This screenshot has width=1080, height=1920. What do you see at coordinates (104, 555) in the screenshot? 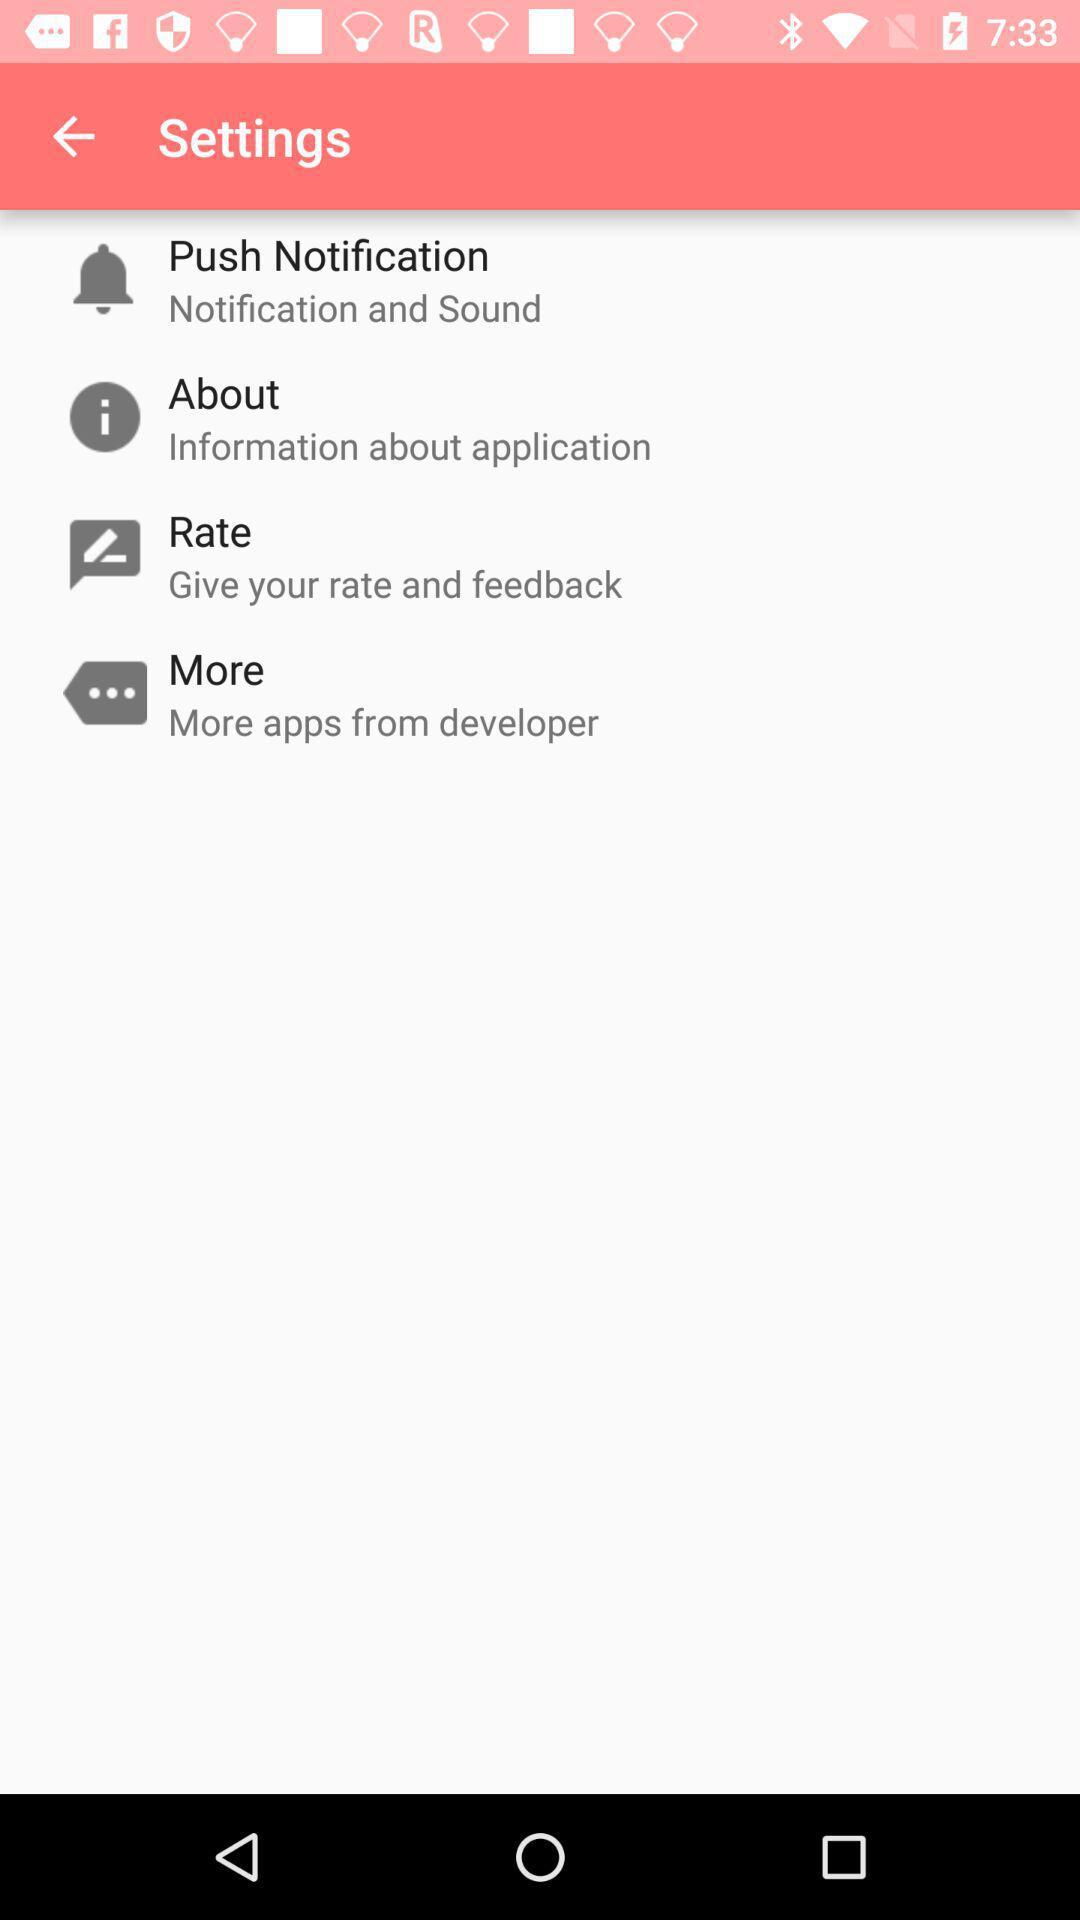
I see `the icon which is to the left of rate` at bounding box center [104, 555].